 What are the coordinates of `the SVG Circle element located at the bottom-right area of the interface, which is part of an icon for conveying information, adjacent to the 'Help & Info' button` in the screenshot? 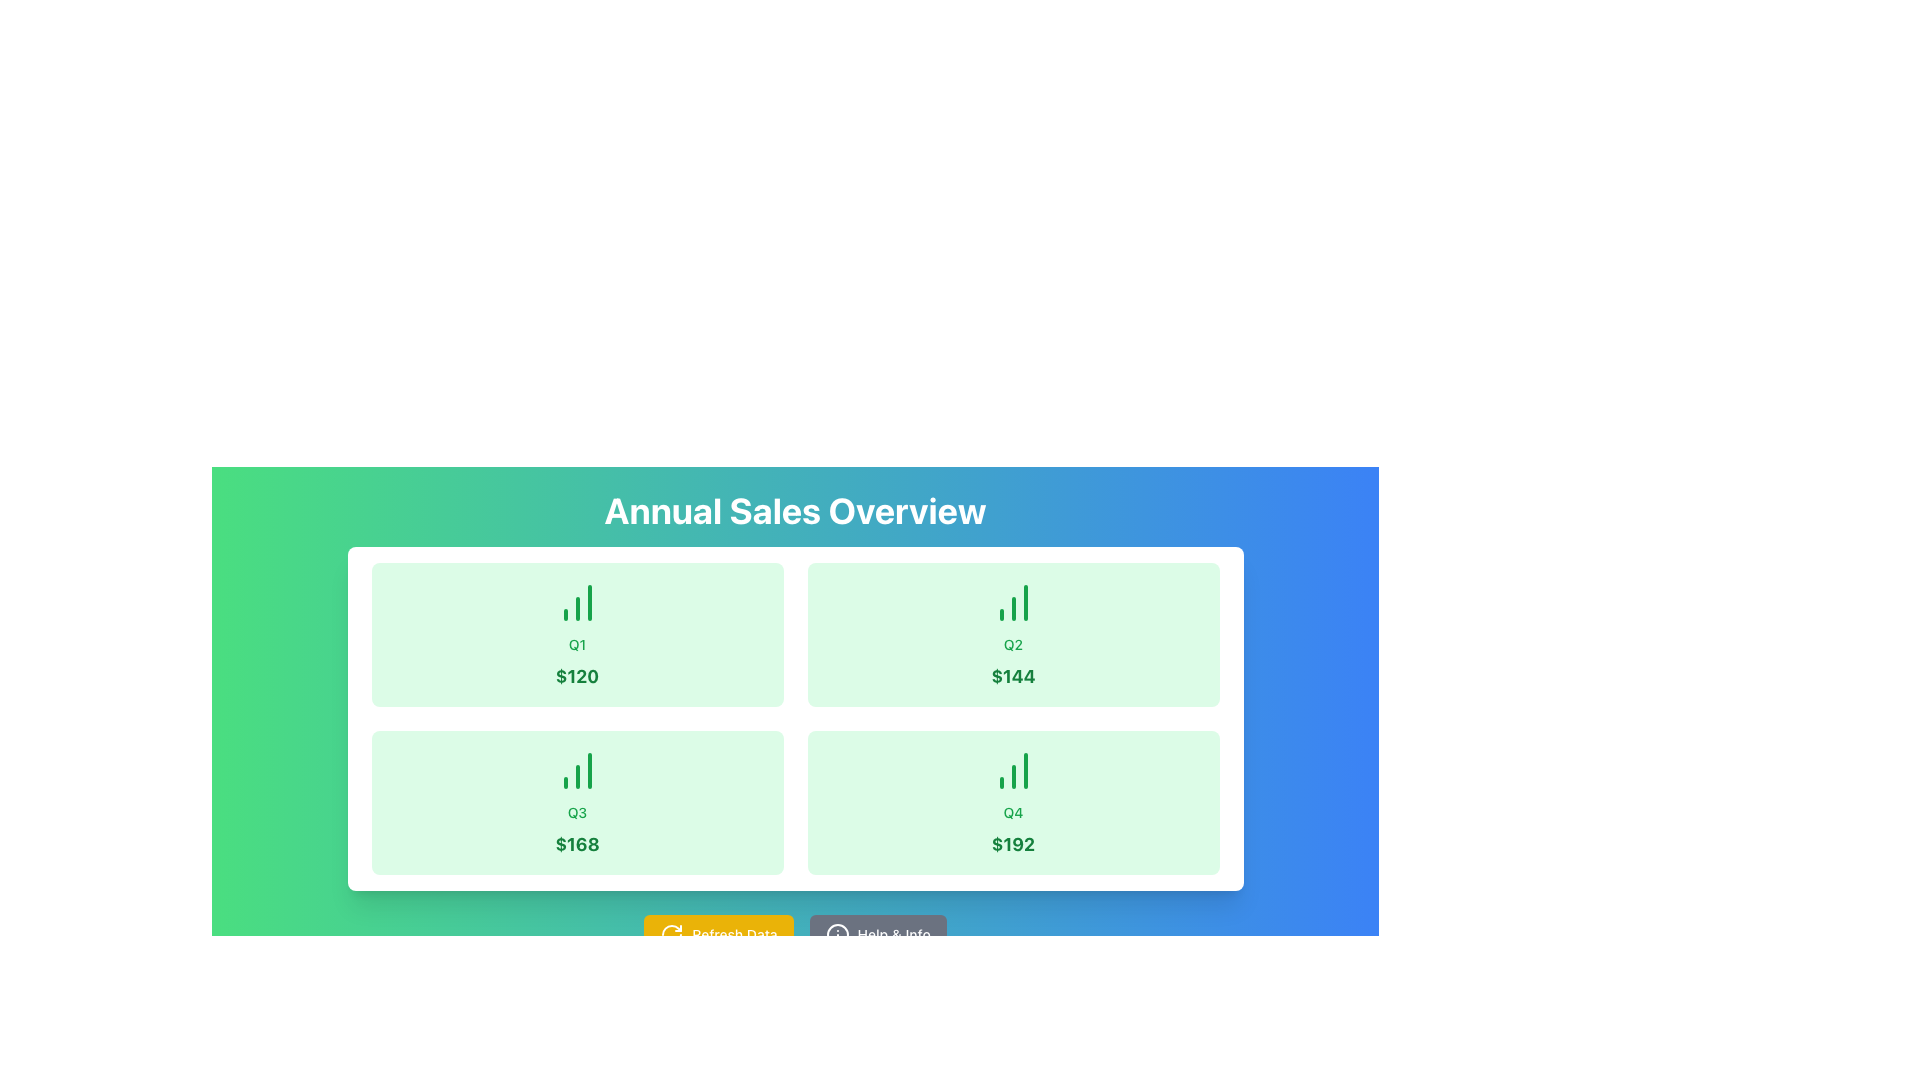 It's located at (837, 934).